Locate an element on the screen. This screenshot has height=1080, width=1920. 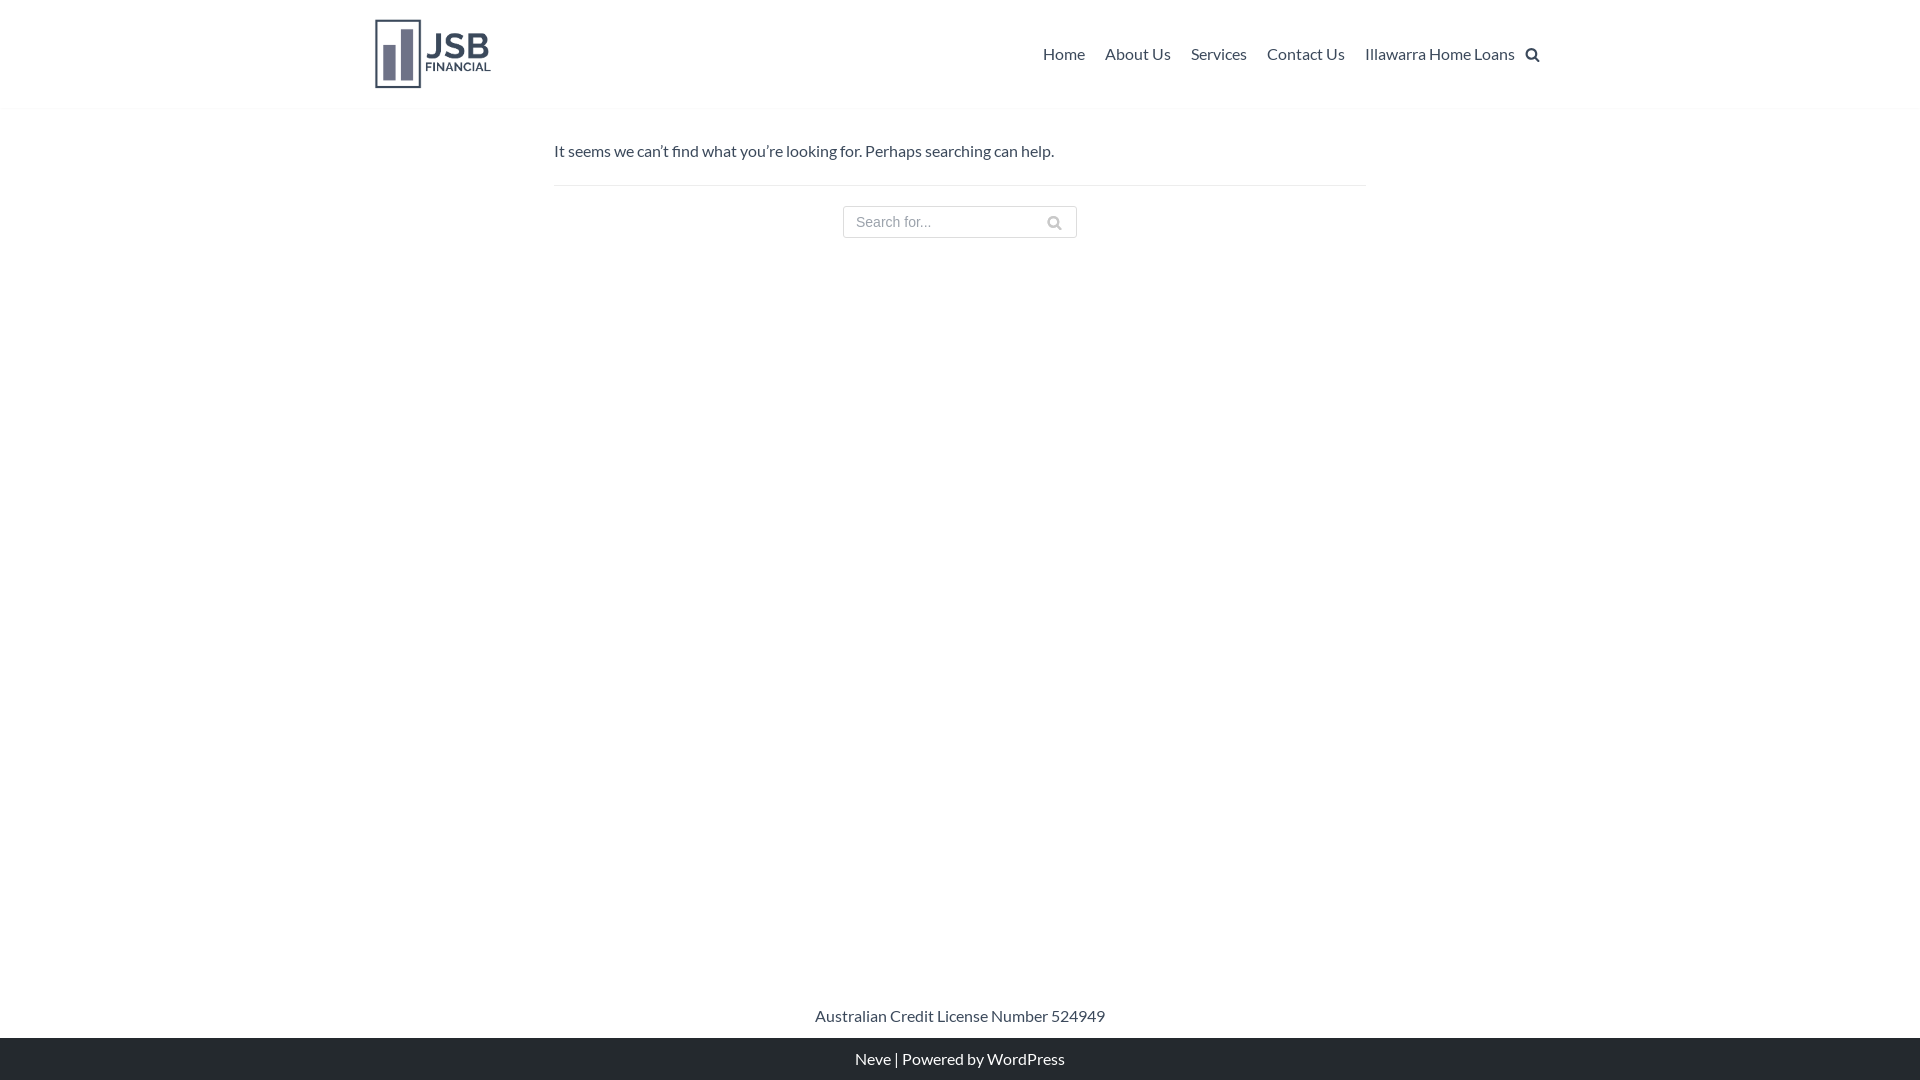
'Skip to content' is located at coordinates (19, 42).